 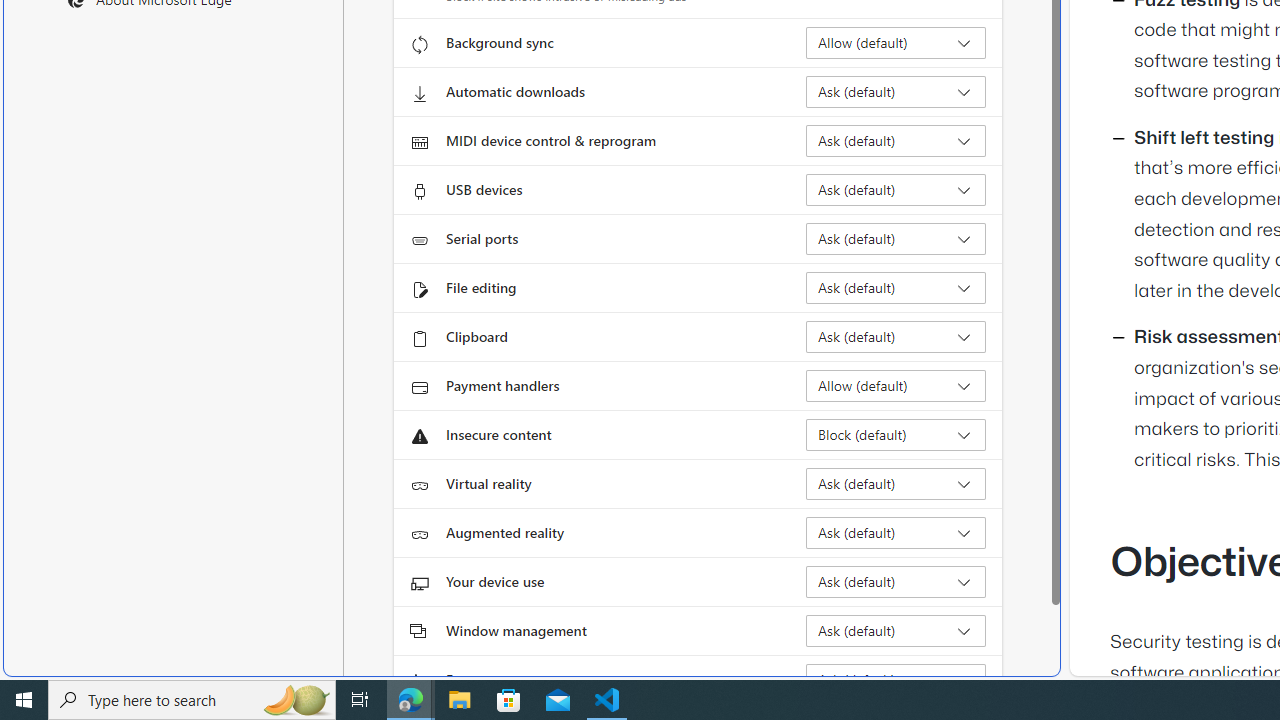 I want to click on 'Serial ports Ask (default)', so click(x=895, y=238).